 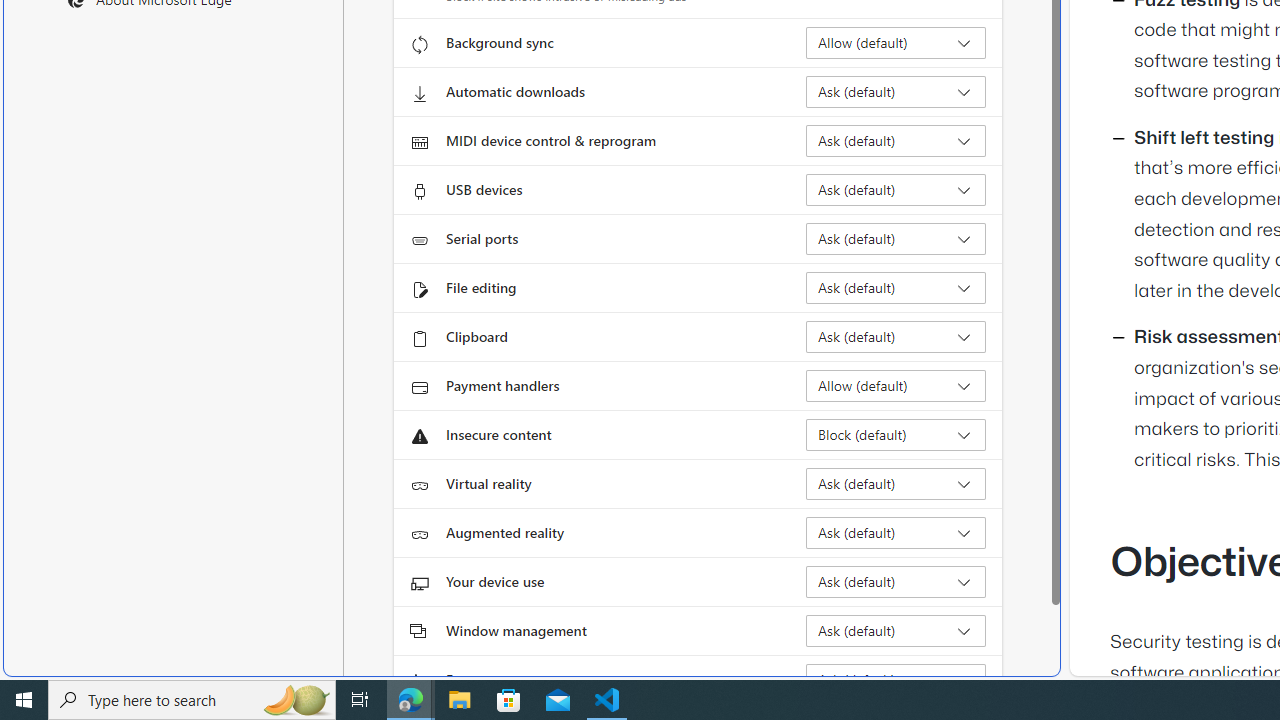 I want to click on 'Serial ports Ask (default)', so click(x=895, y=238).